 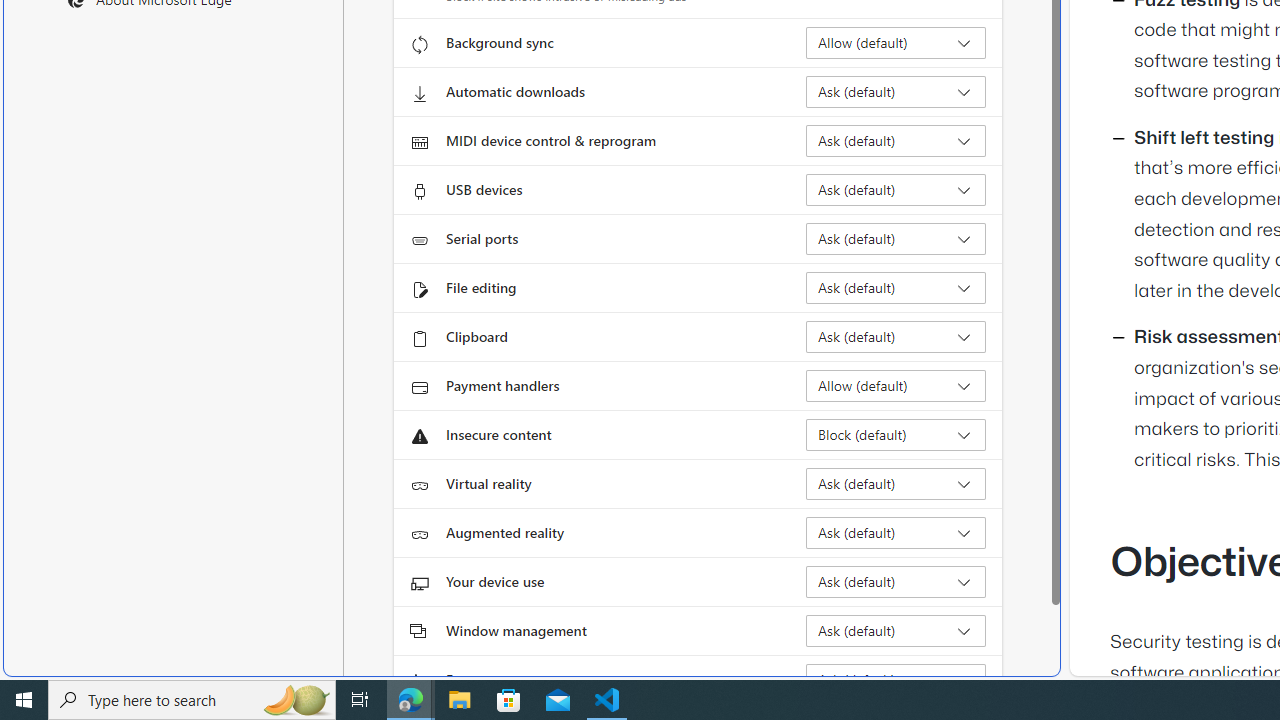 I want to click on 'Serial ports Ask (default)', so click(x=895, y=238).